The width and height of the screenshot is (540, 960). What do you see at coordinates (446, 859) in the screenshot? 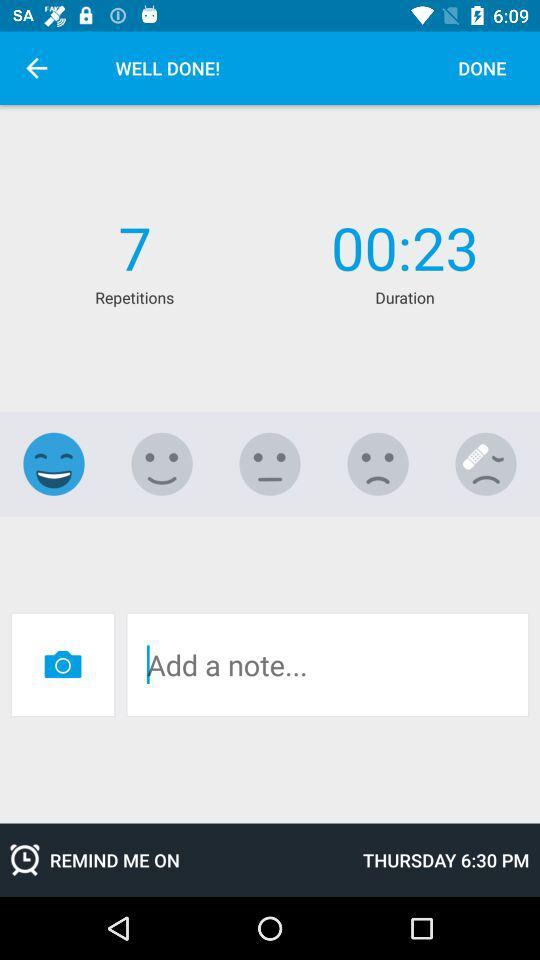
I see `the icon next to the remind me on icon` at bounding box center [446, 859].